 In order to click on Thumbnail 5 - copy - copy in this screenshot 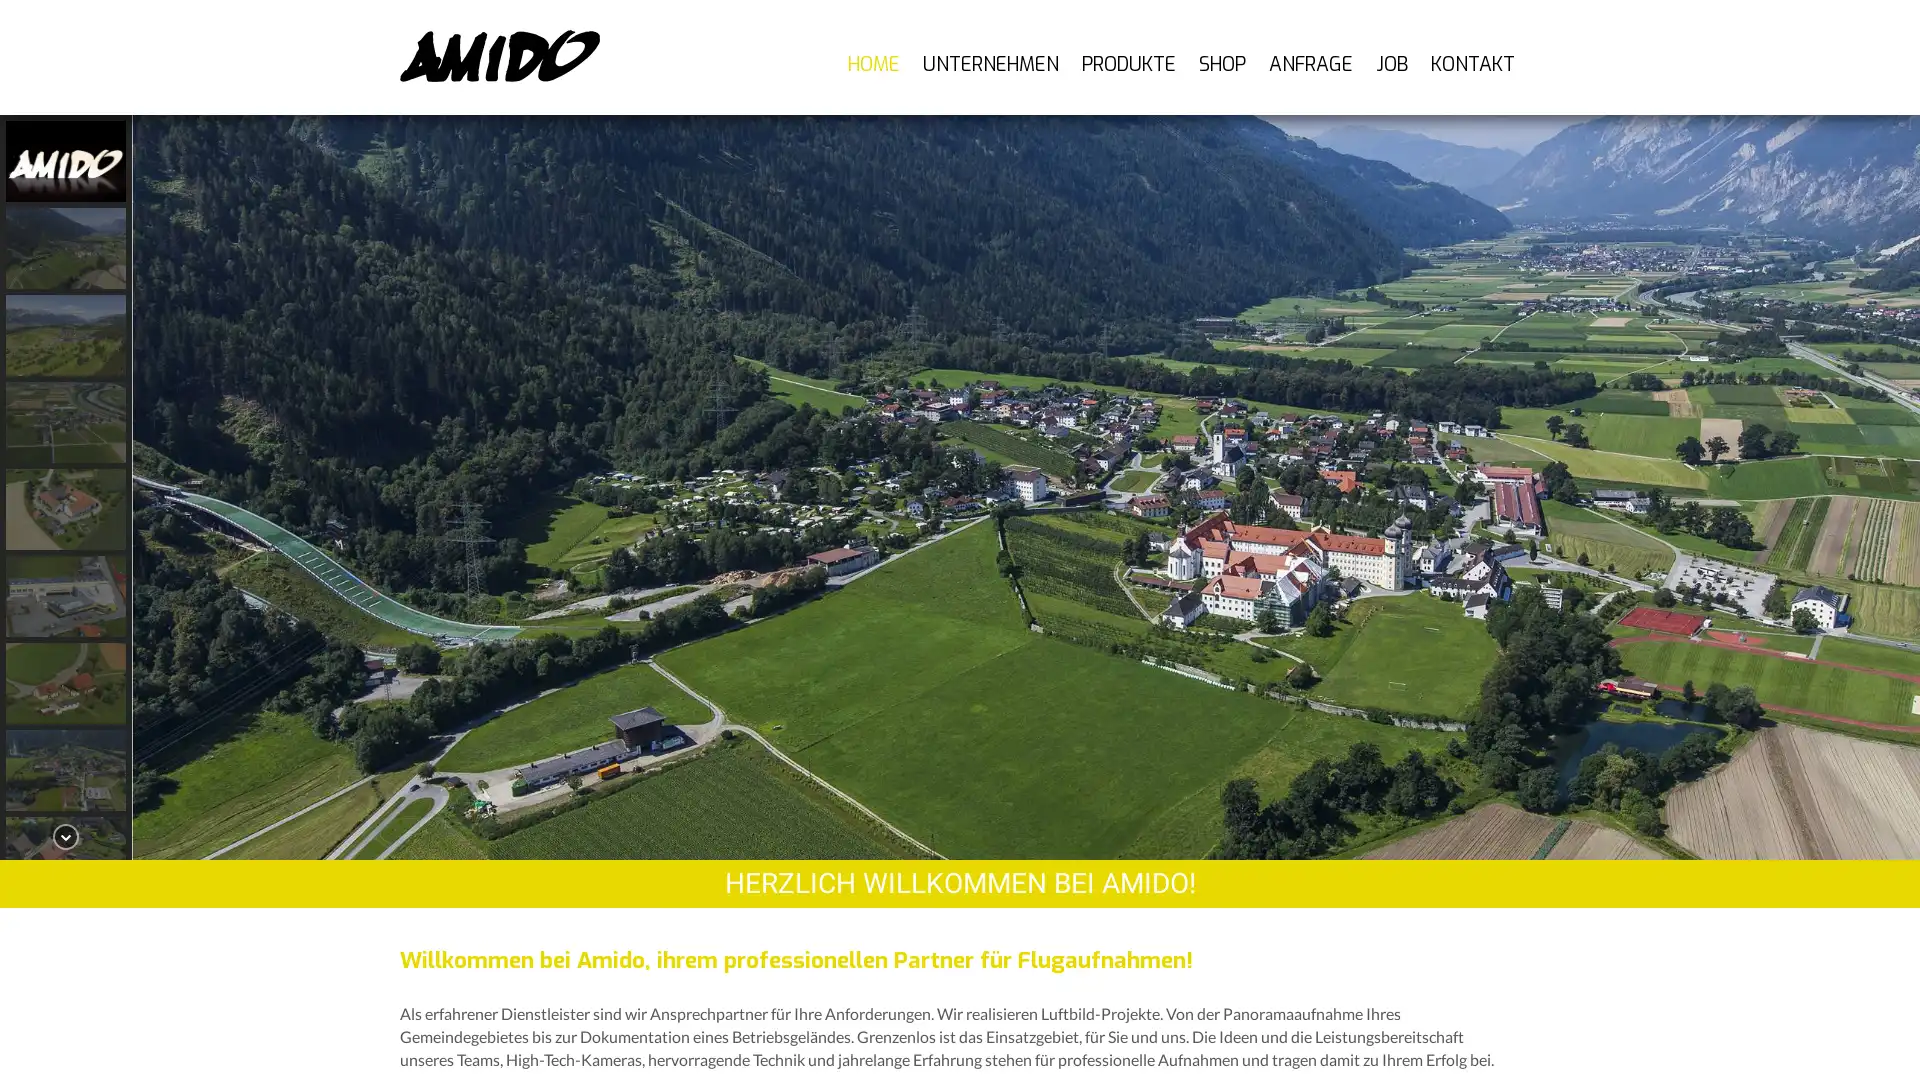, I will do `click(66, 769)`.